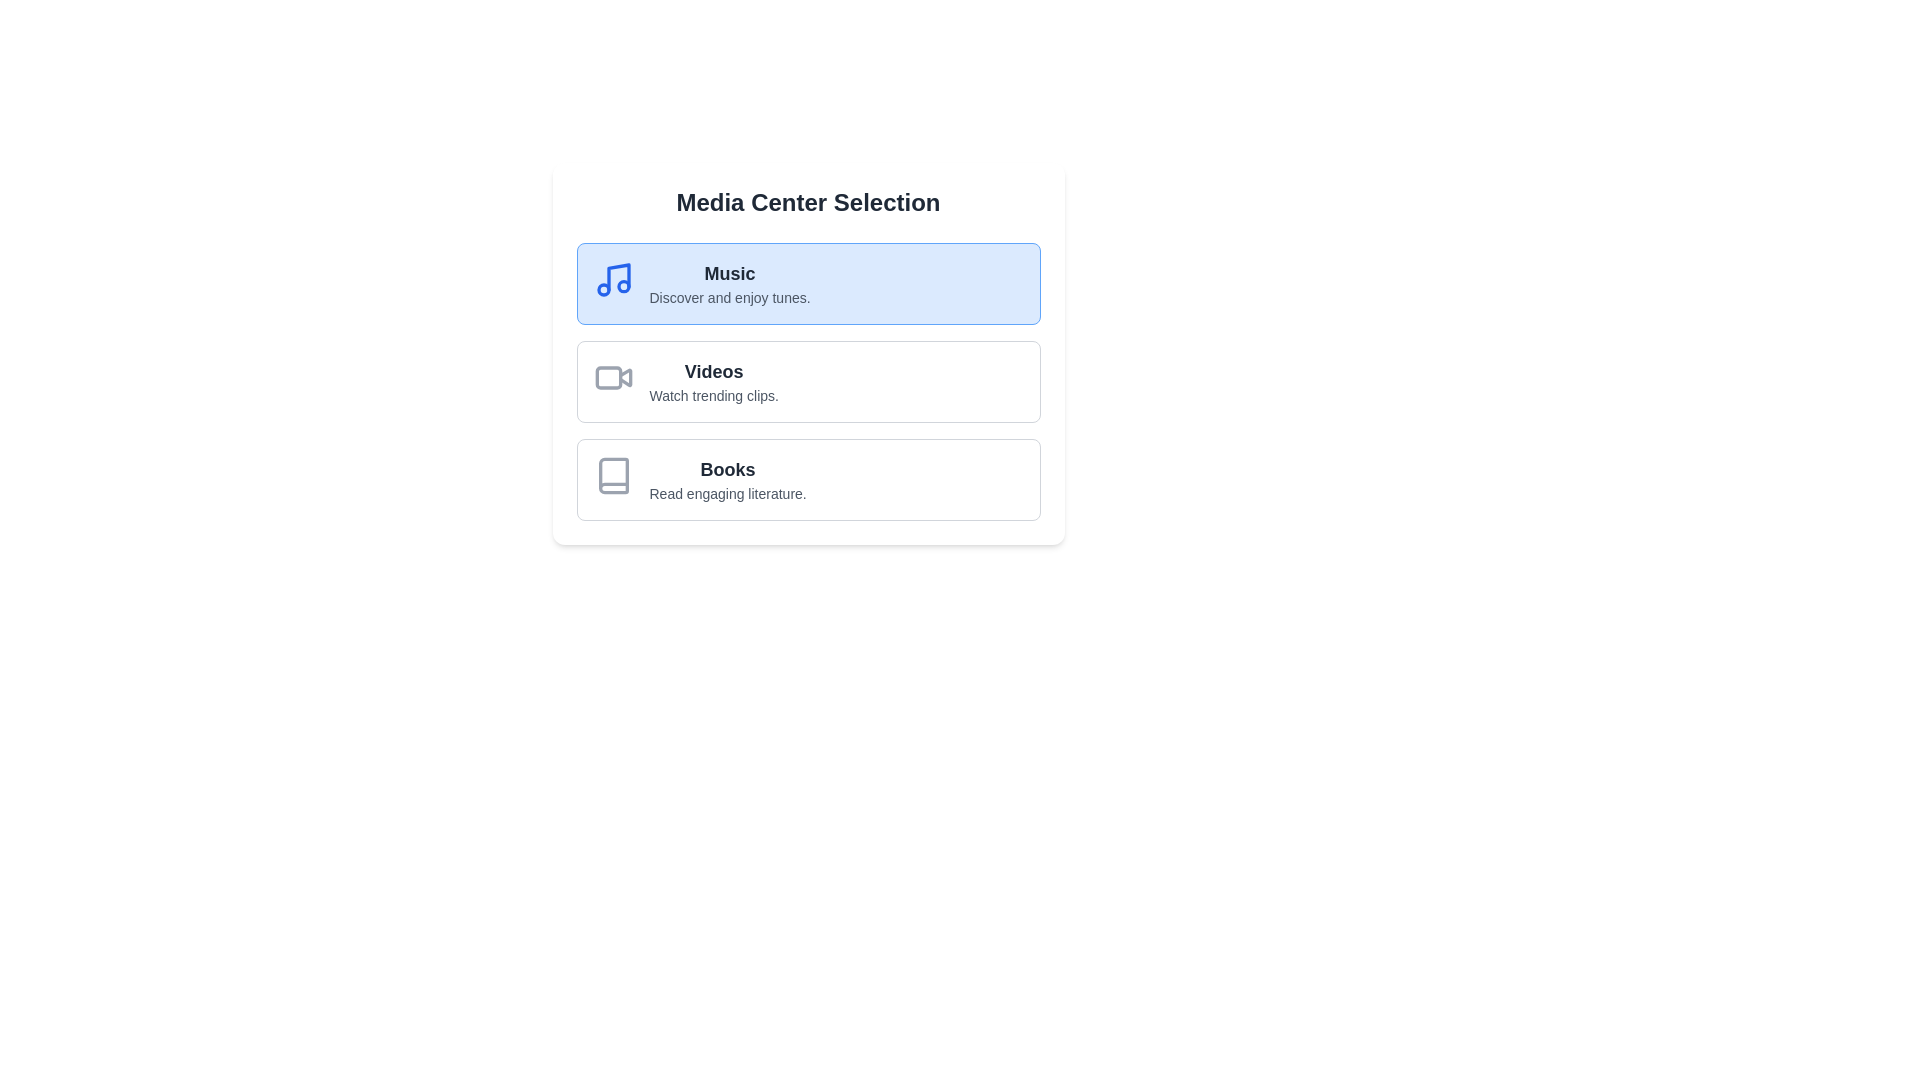  Describe the element at coordinates (607, 378) in the screenshot. I see `the SVG icon representing the 'Videos' section, located in the second row of the vertical list, to the left of the 'Videos' label` at that location.